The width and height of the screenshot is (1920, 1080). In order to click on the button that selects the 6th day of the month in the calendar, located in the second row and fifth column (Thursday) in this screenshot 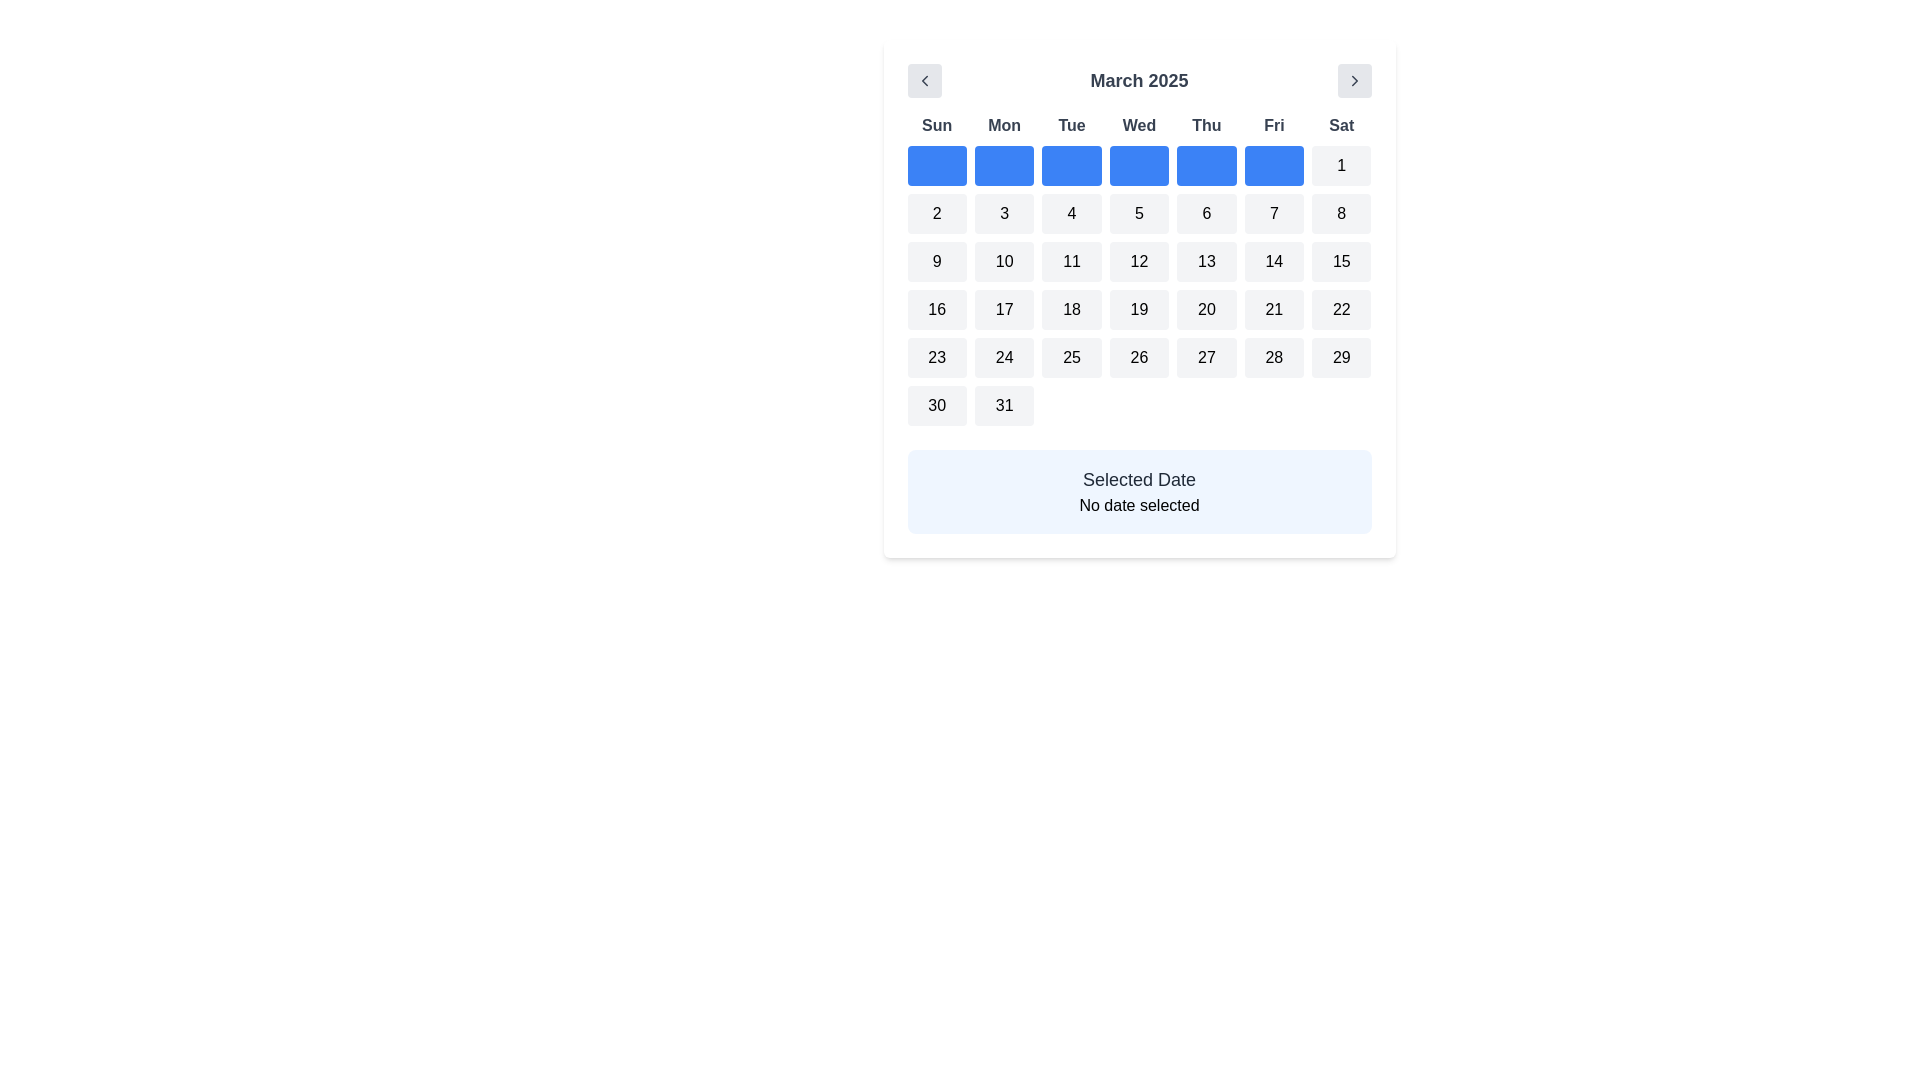, I will do `click(1205, 213)`.